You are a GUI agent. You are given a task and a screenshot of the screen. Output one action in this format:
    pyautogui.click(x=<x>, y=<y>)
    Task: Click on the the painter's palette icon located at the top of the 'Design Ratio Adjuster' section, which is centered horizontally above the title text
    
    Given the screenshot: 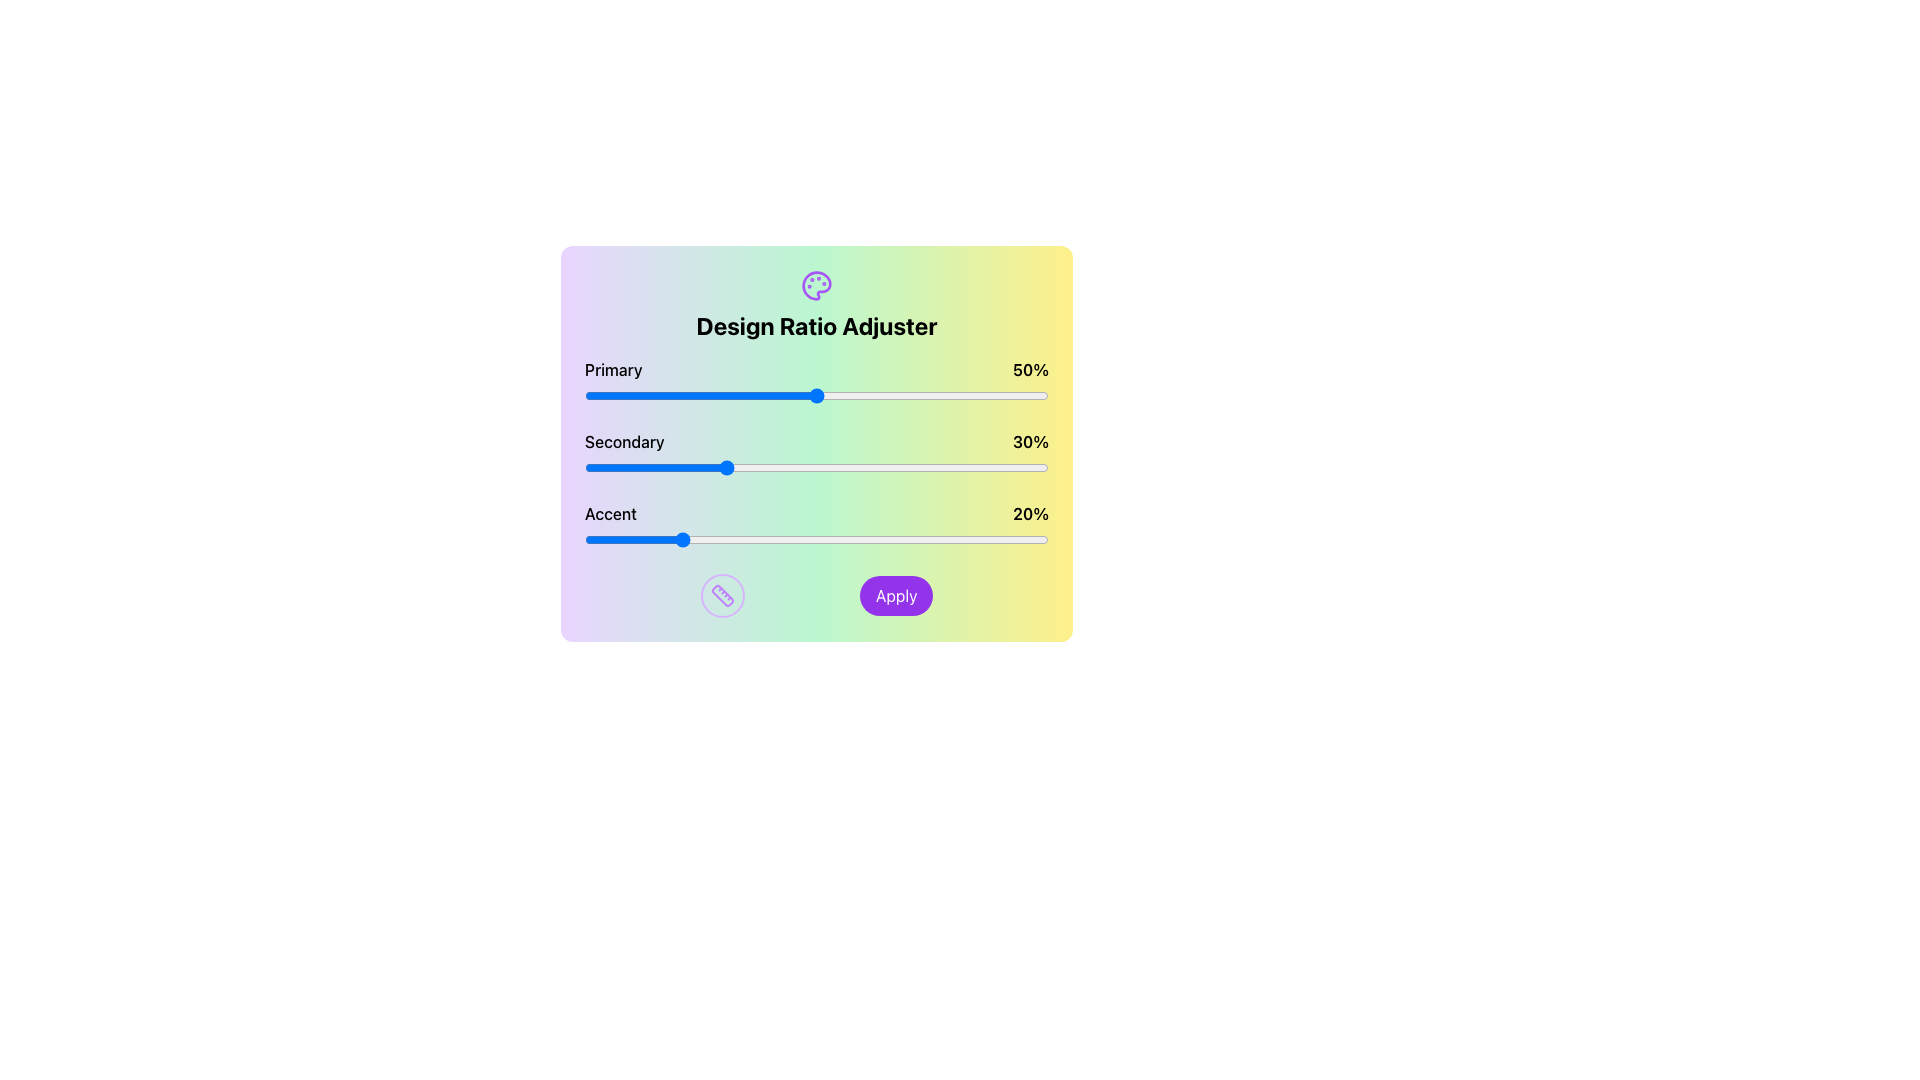 What is the action you would take?
    pyautogui.click(x=816, y=285)
    